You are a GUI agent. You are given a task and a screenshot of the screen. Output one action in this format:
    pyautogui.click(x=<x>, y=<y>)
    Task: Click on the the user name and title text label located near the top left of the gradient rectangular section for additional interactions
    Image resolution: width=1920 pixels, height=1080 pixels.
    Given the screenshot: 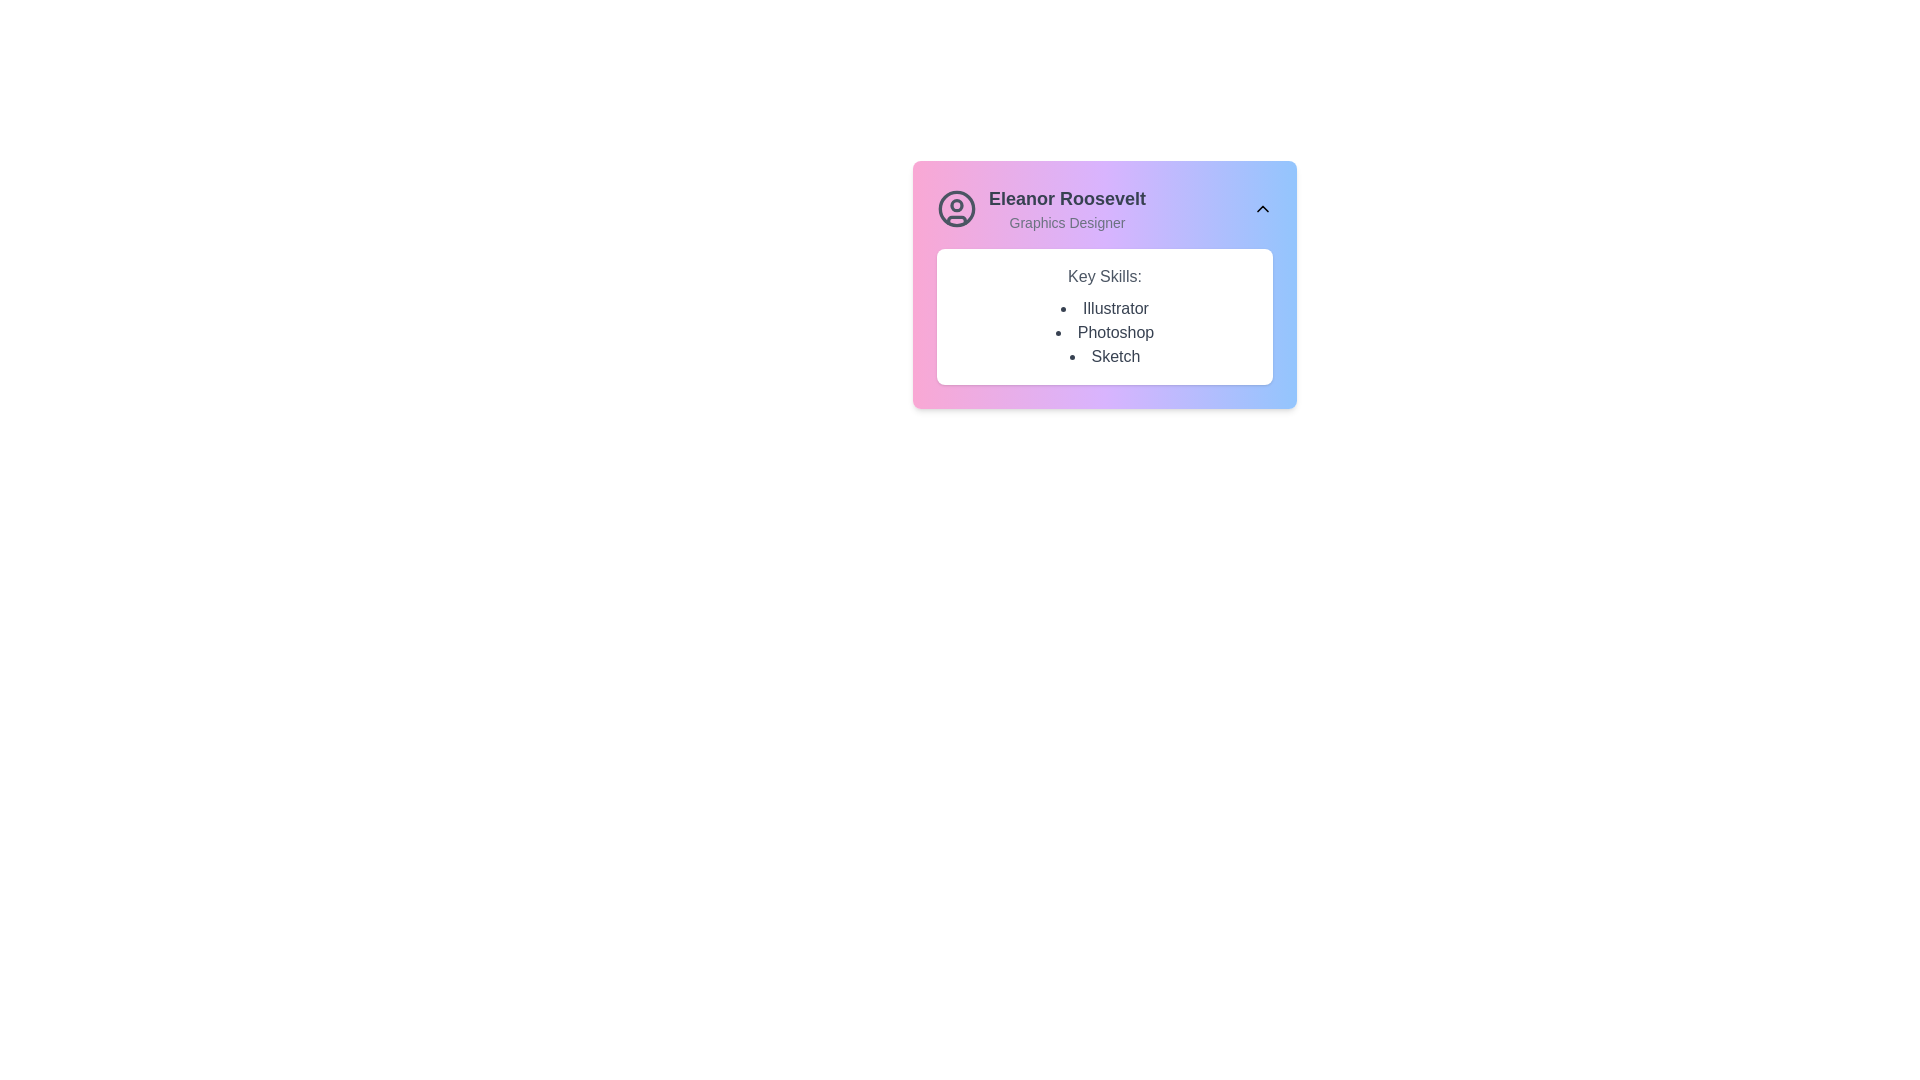 What is the action you would take?
    pyautogui.click(x=1066, y=208)
    